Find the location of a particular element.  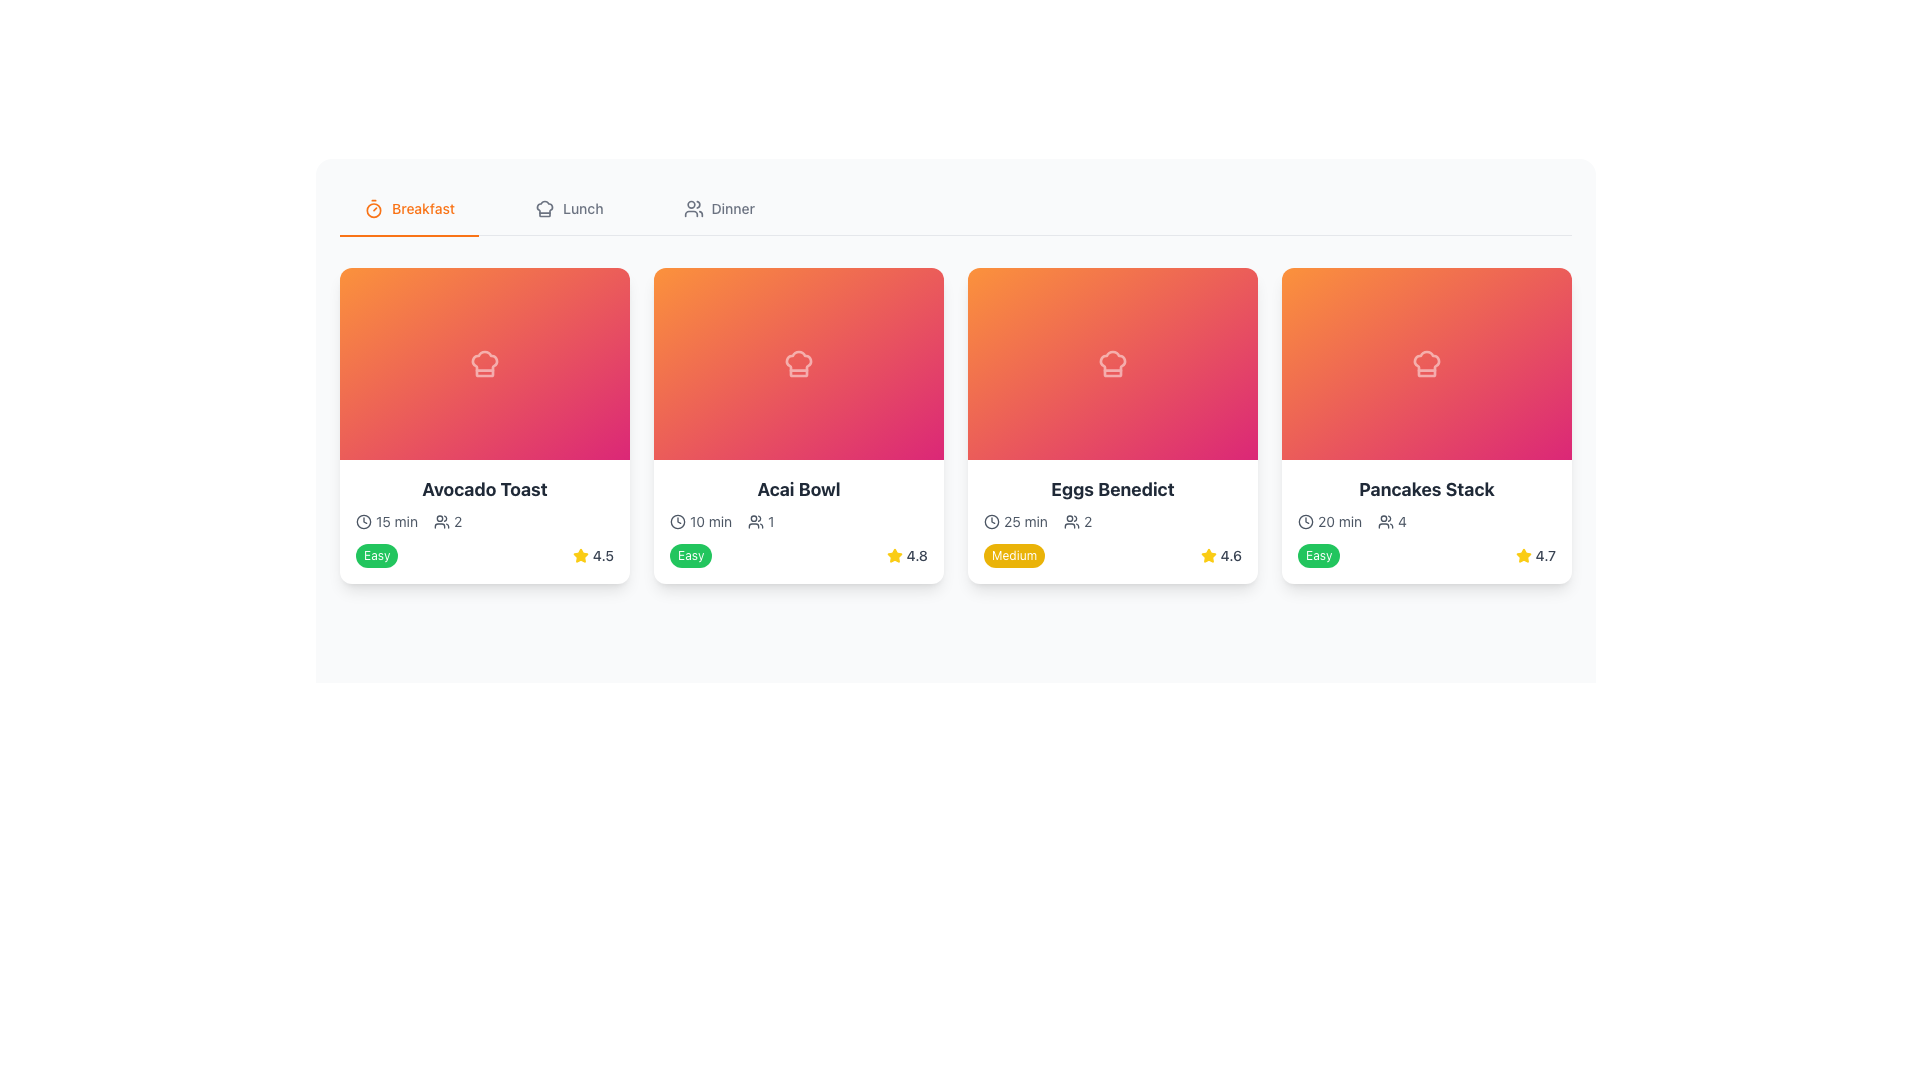

the culinary theme icon representing recipes or dishes on the 'Pancakes Stack' card located in the top central area of the fourth card from the left is located at coordinates (1425, 363).